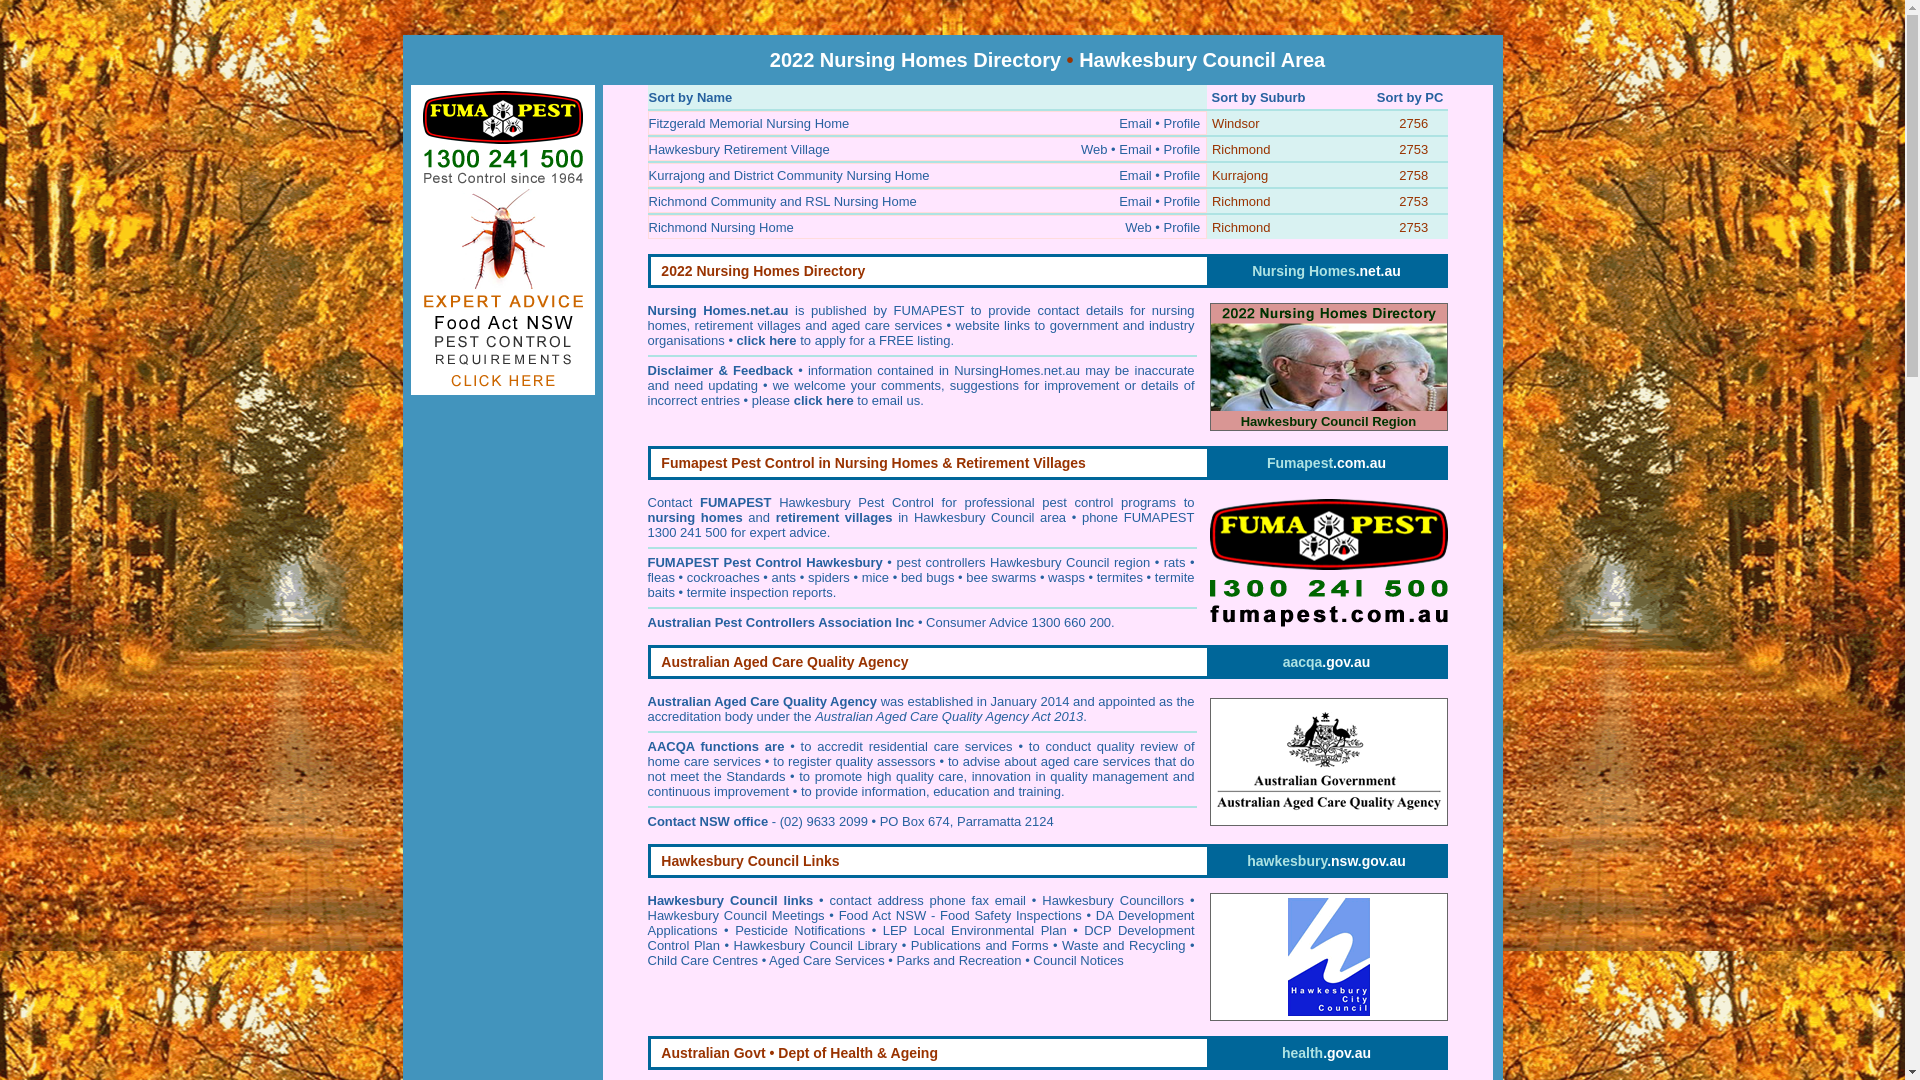 The width and height of the screenshot is (1920, 1080). I want to click on 'Waste and Recycling', so click(1123, 945).